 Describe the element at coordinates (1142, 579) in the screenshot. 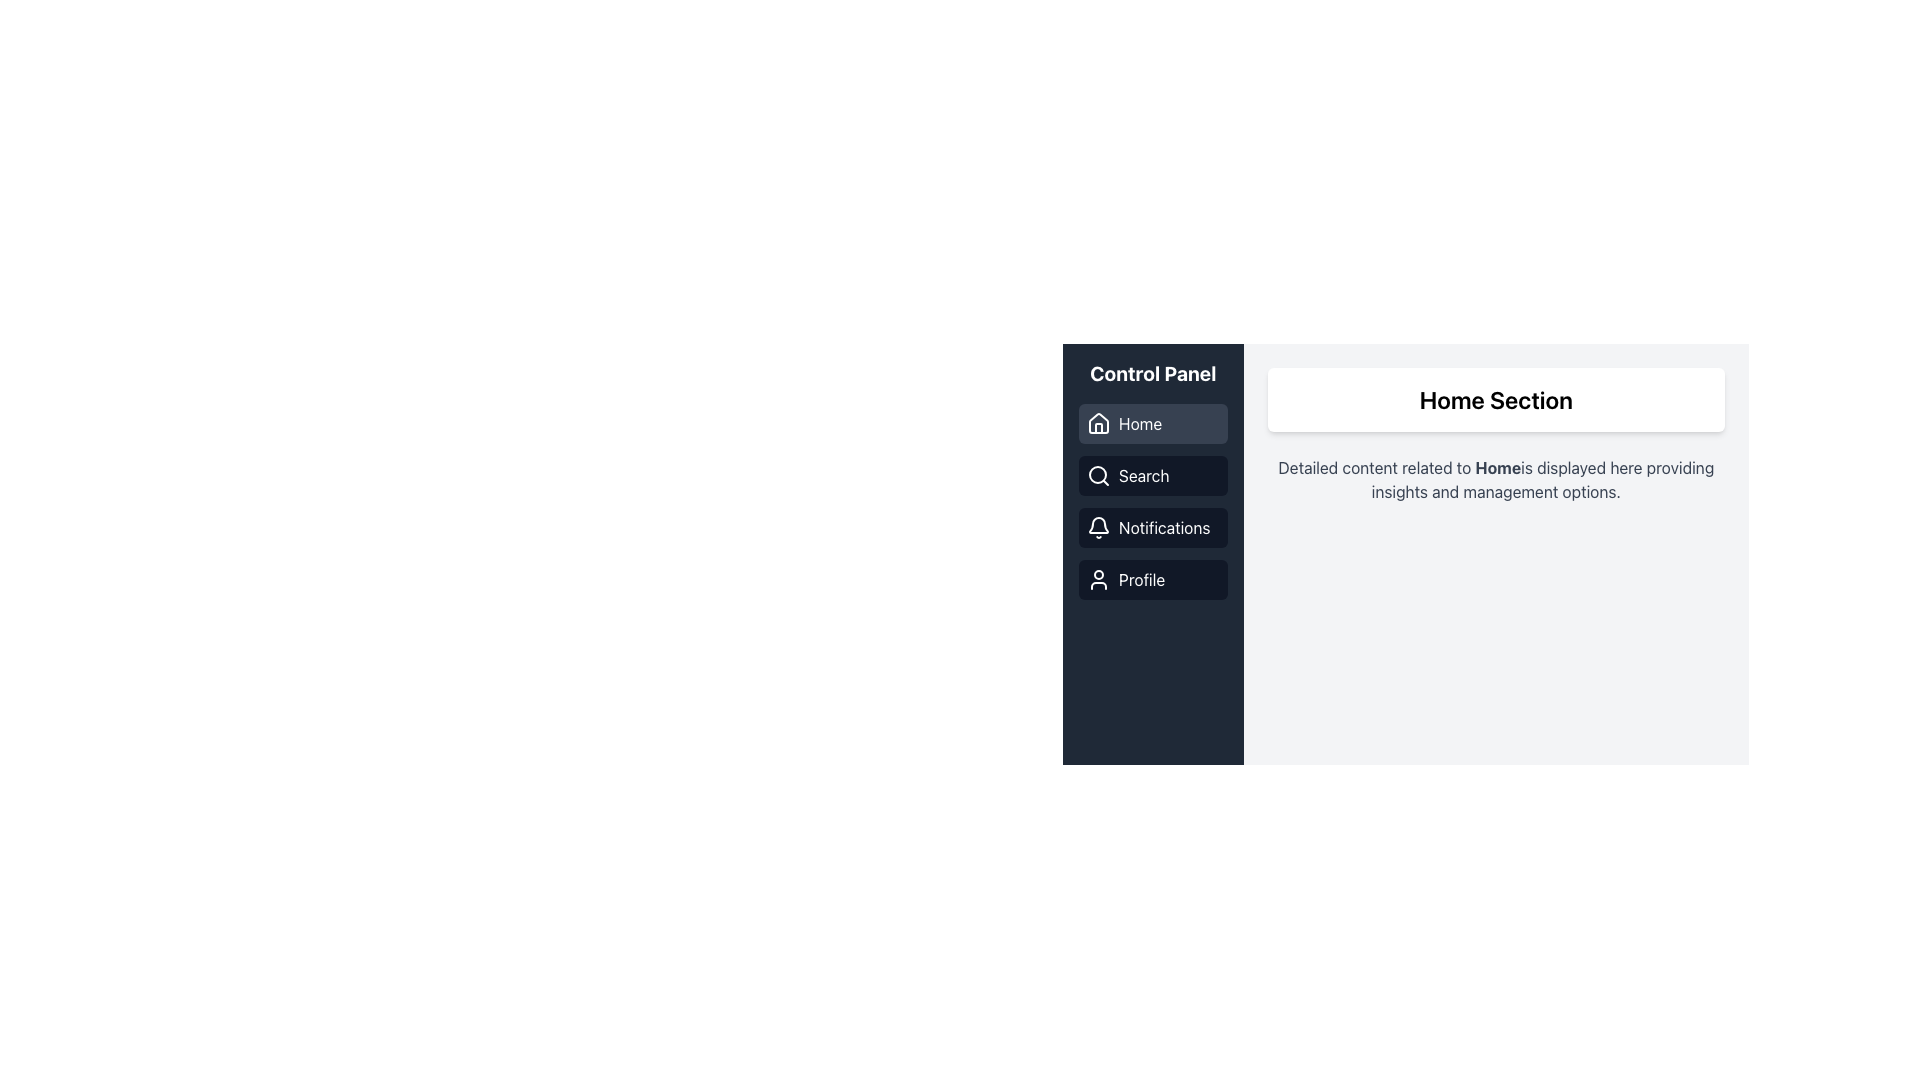

I see `text label displaying 'Profile' in white on a dark background, located in the sidebar navigation next to the user icon` at that location.